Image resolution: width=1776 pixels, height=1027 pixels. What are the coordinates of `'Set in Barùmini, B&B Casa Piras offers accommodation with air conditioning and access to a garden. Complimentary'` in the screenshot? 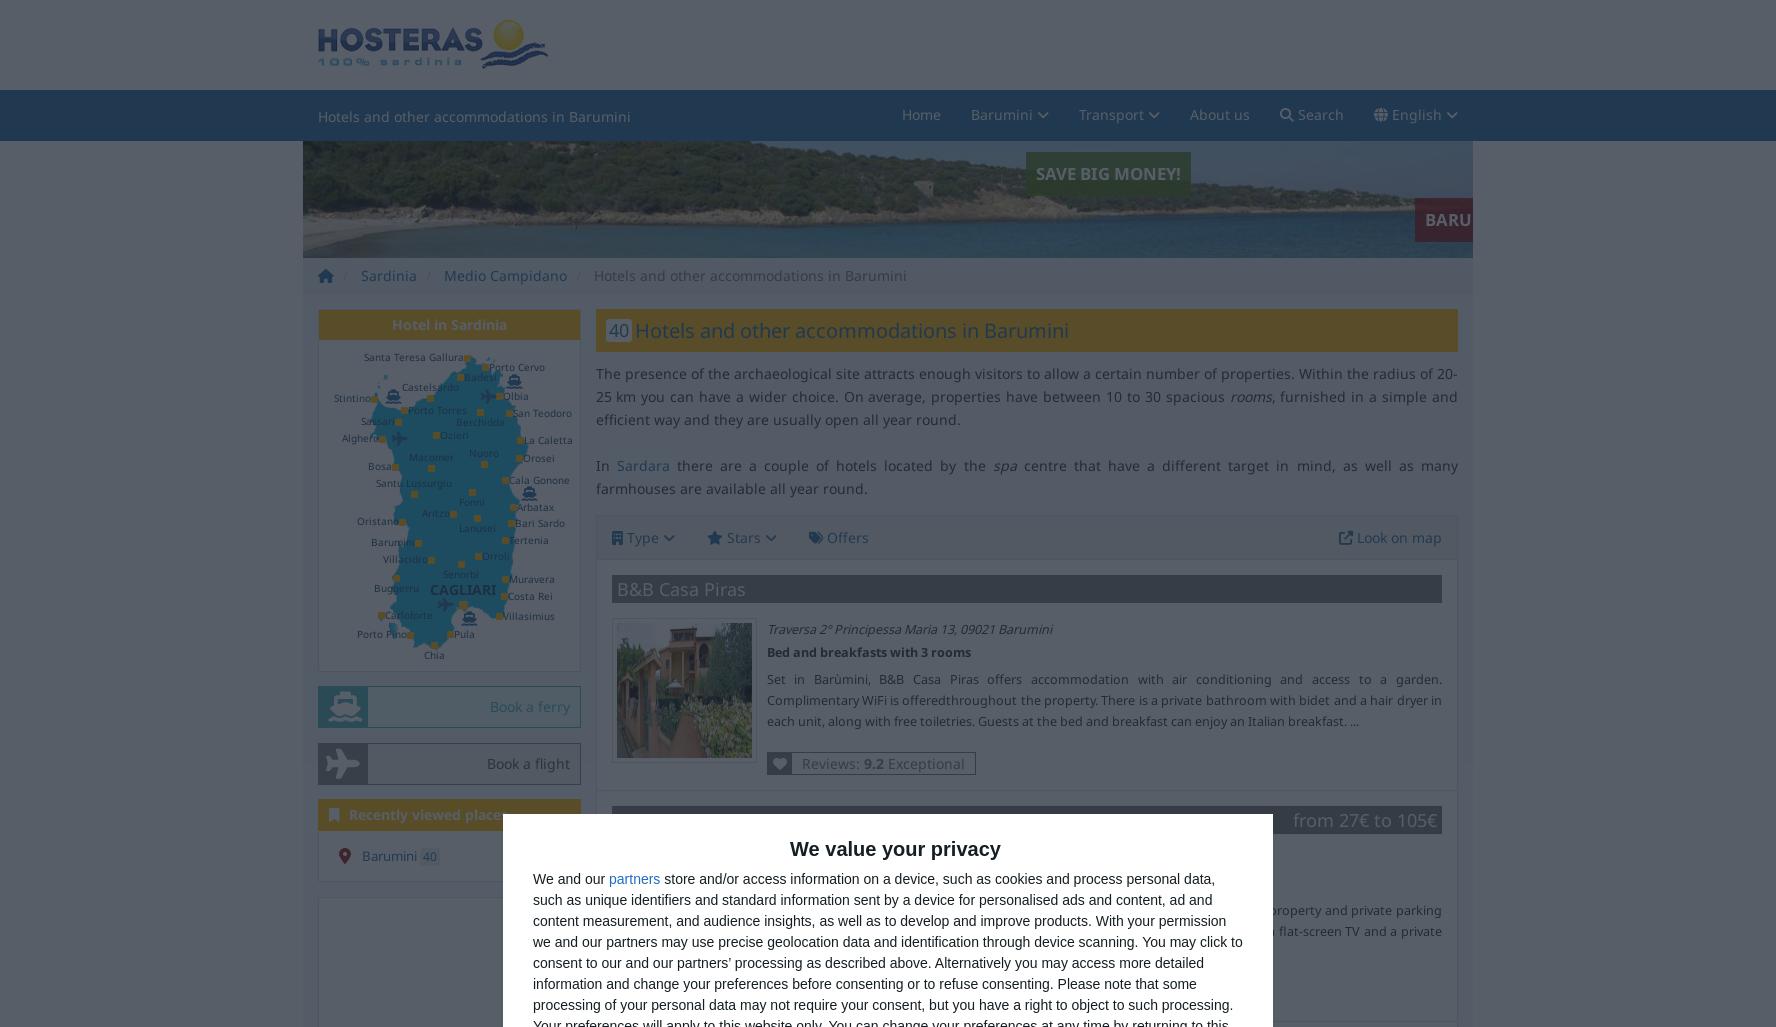 It's located at (1102, 689).